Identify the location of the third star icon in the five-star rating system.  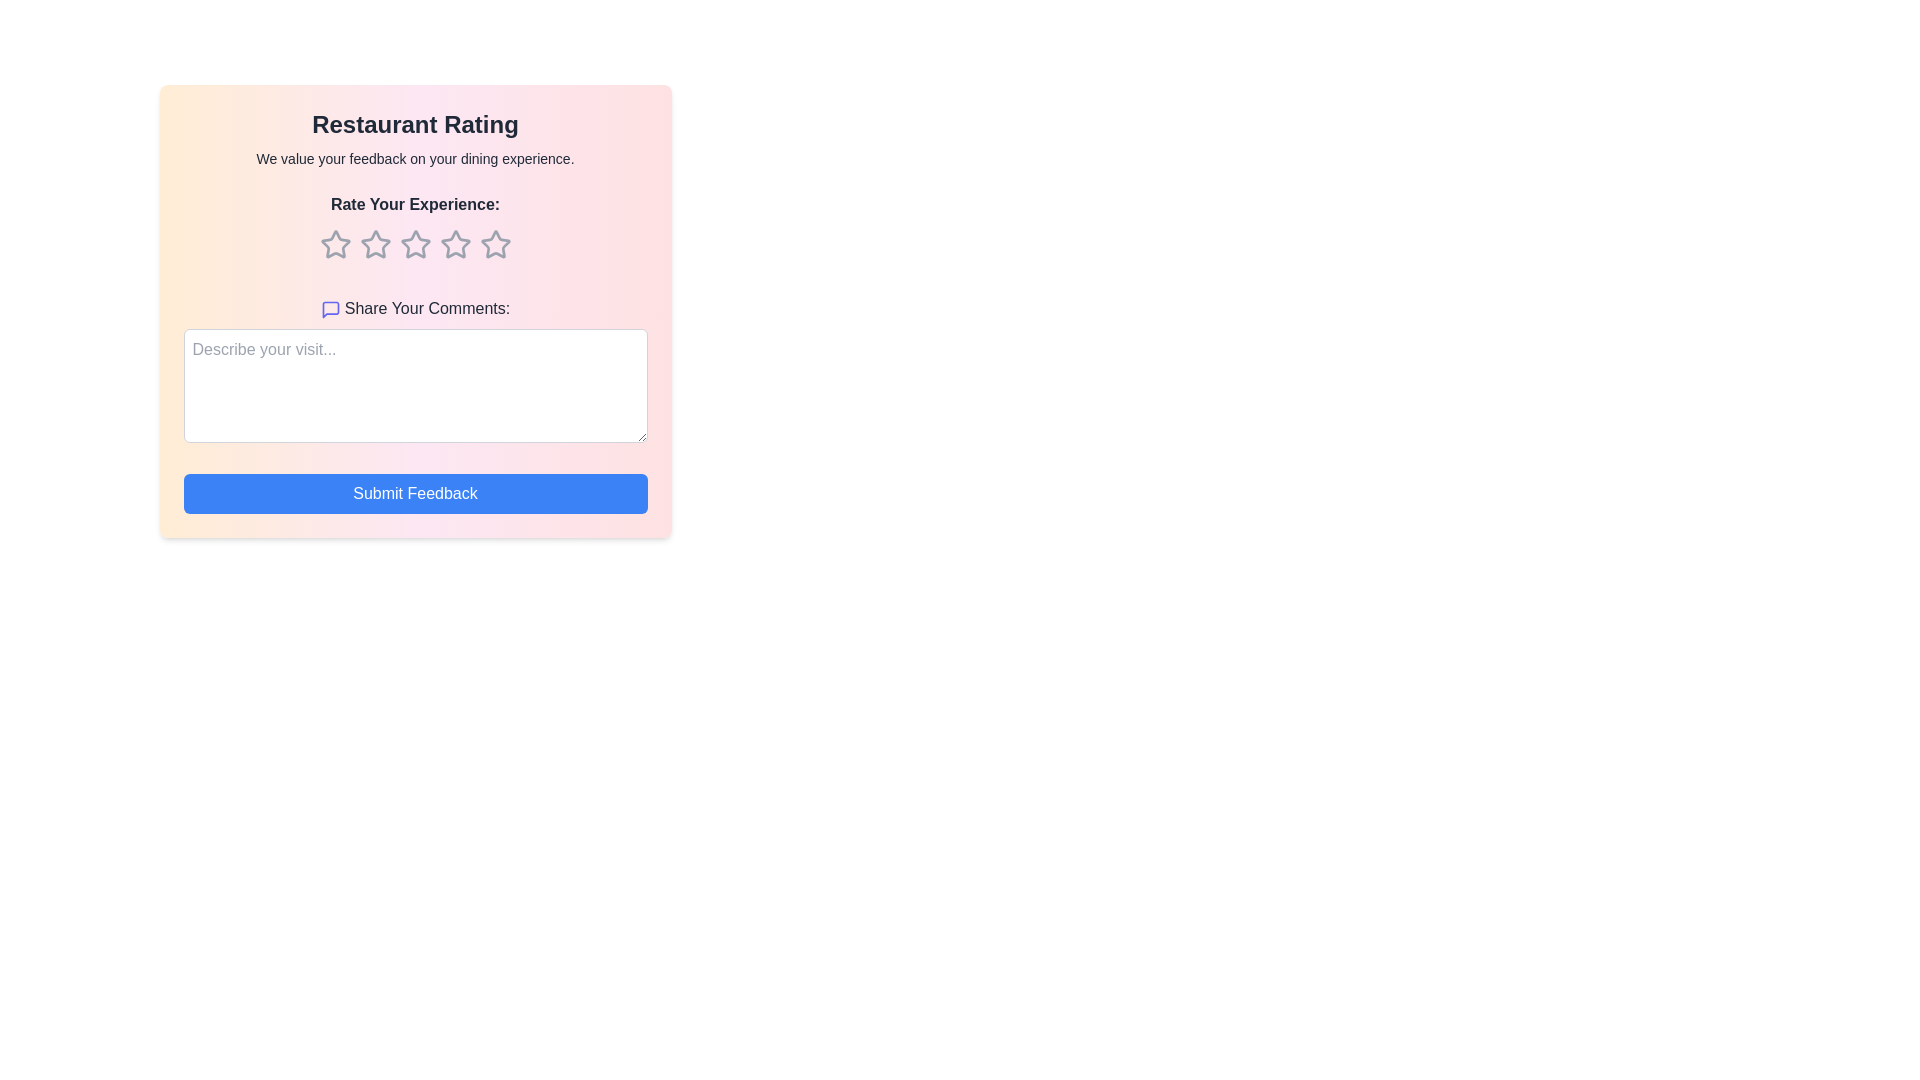
(454, 243).